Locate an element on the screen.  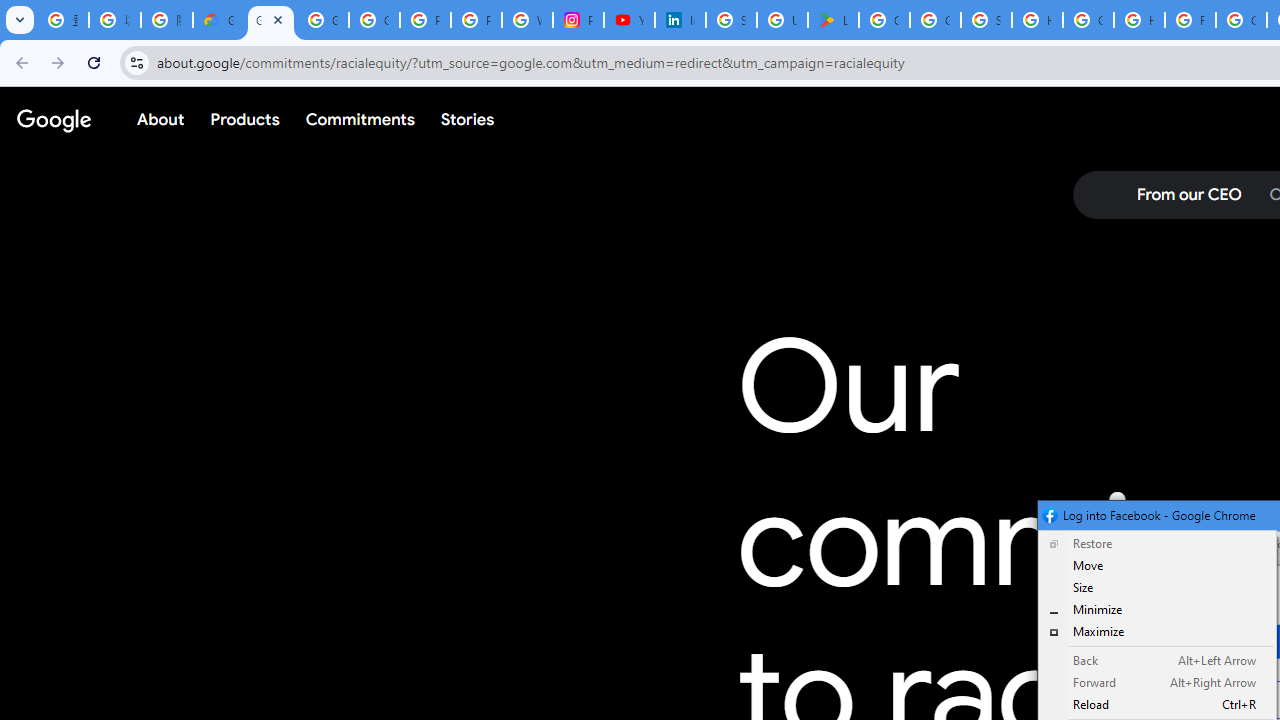
'Move' is located at coordinates (1157, 565).